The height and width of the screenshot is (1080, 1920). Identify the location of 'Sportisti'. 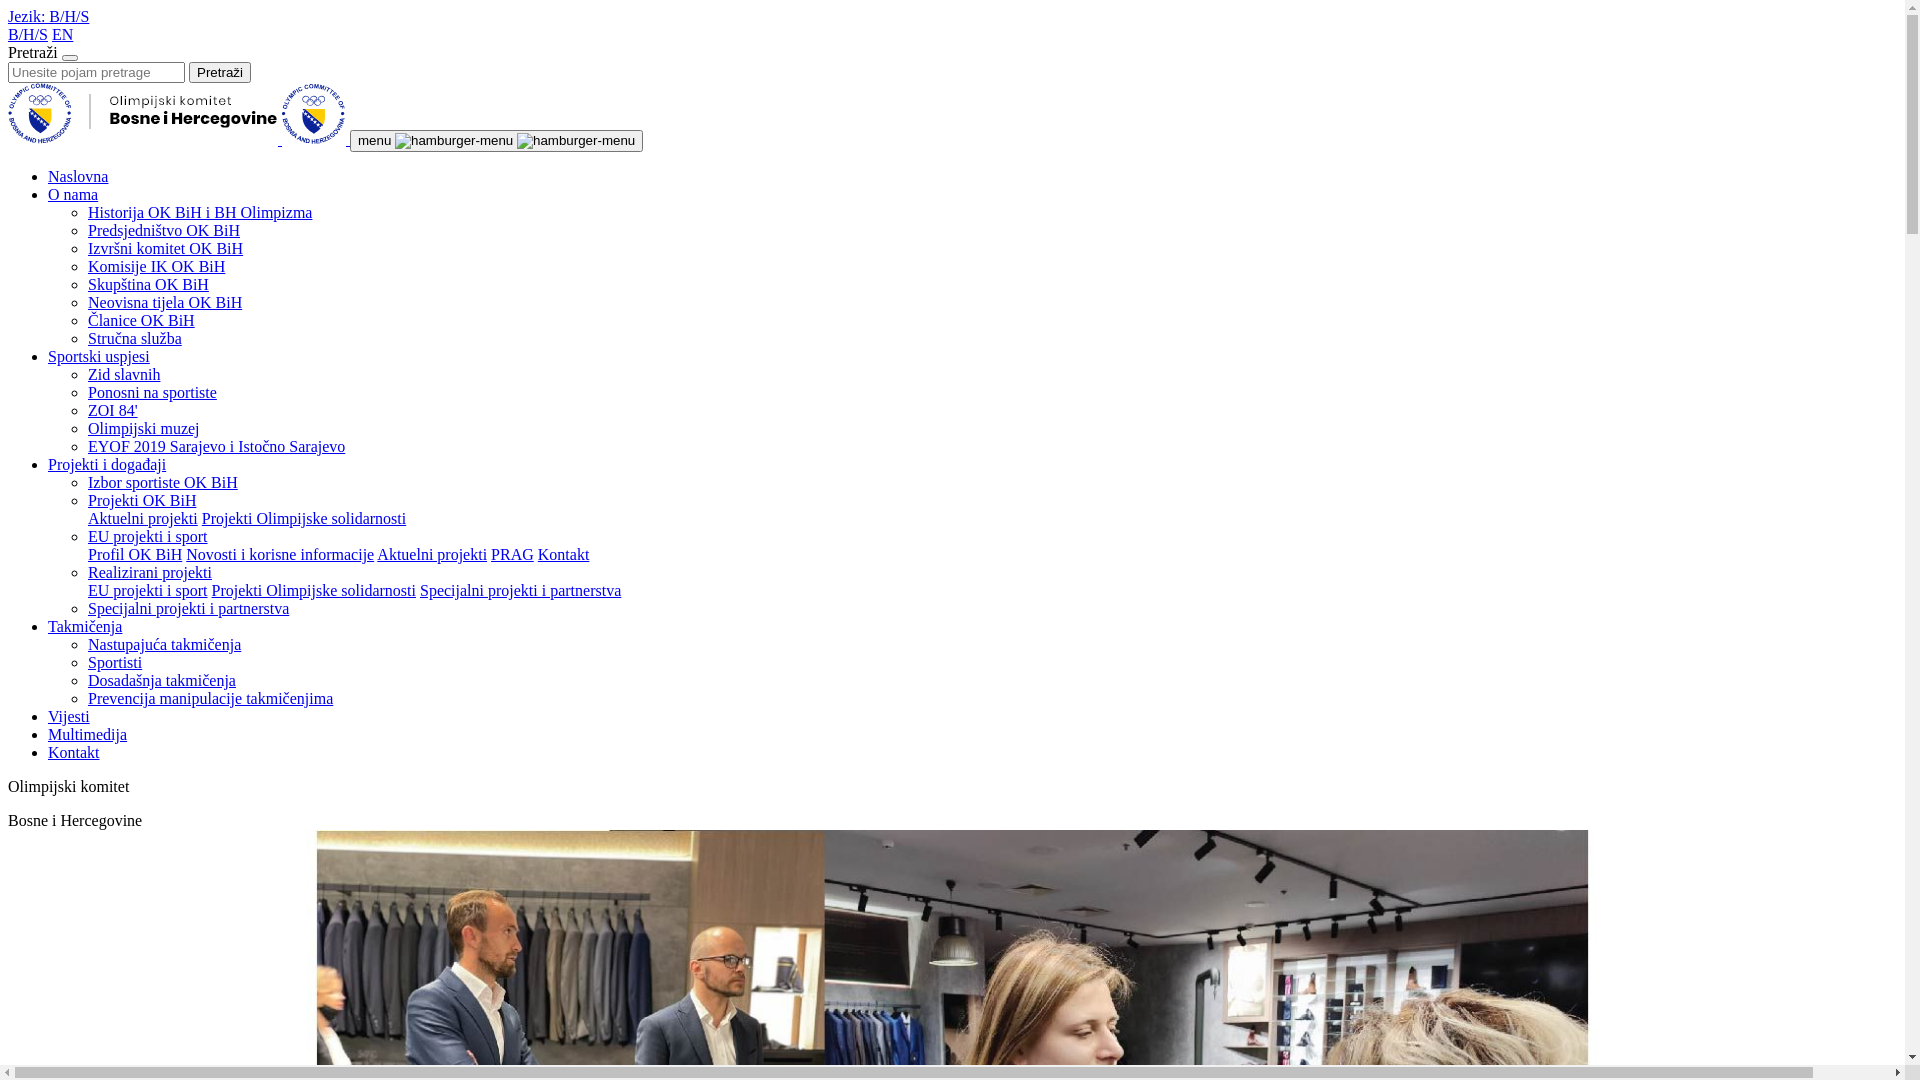
(114, 662).